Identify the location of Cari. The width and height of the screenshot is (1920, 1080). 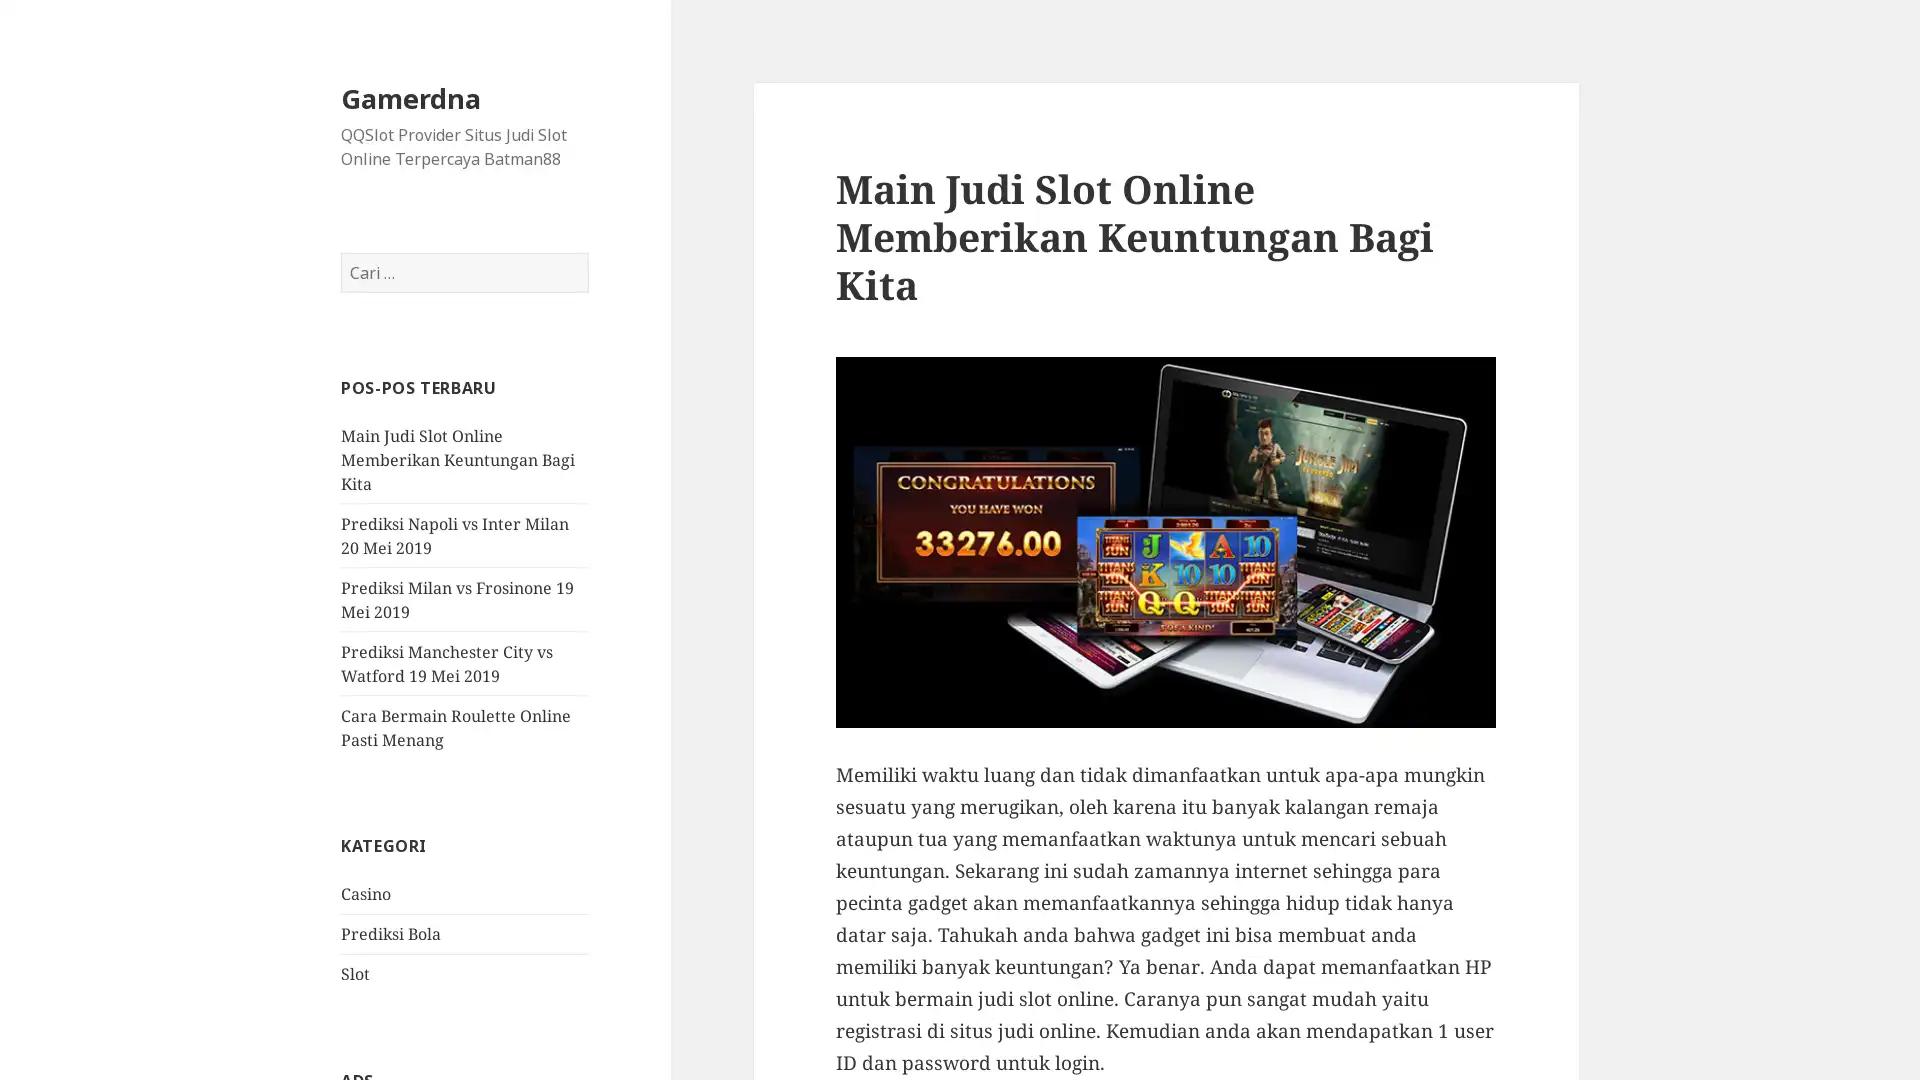
(587, 252).